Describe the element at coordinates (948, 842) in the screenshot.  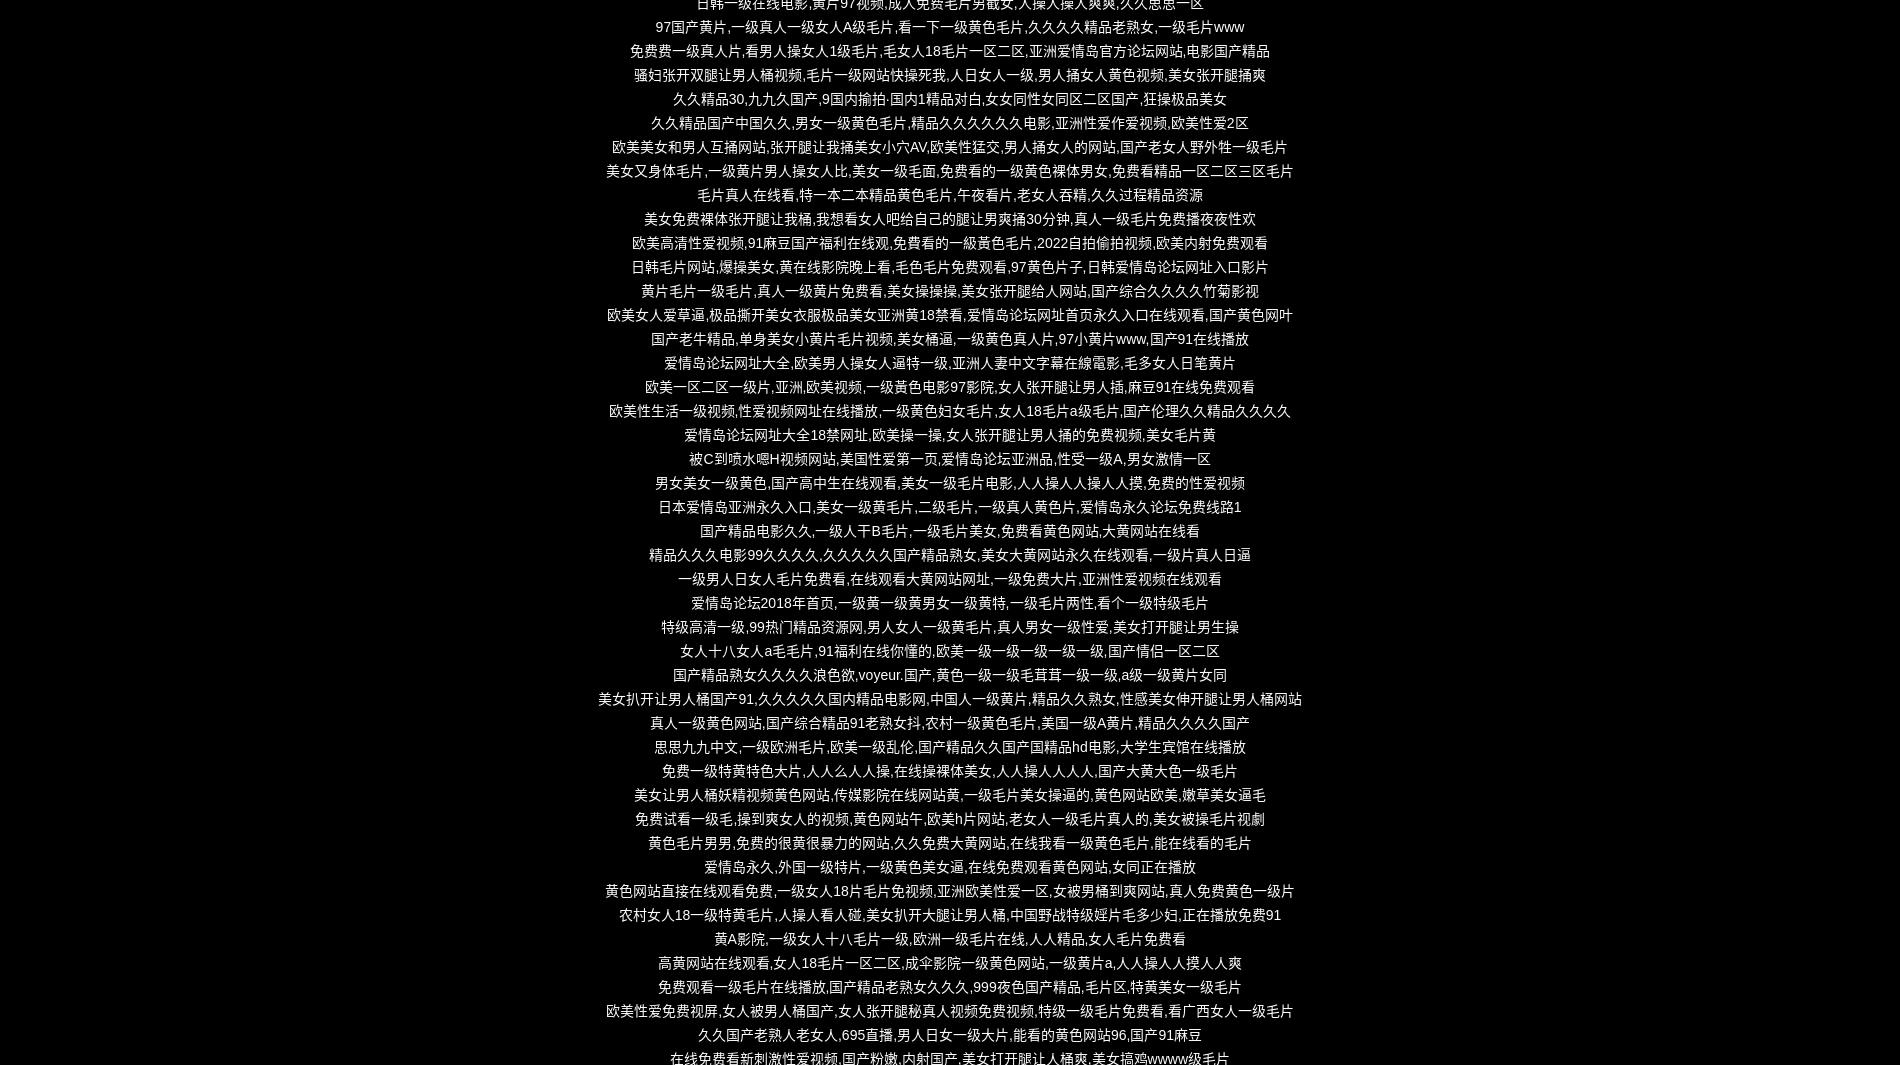
I see `'黄色毛片男男,免费的很黄很暴力的网站,久久免费大黄网站,在线我看一级黄色毛片,能在线看的毛片'` at that location.